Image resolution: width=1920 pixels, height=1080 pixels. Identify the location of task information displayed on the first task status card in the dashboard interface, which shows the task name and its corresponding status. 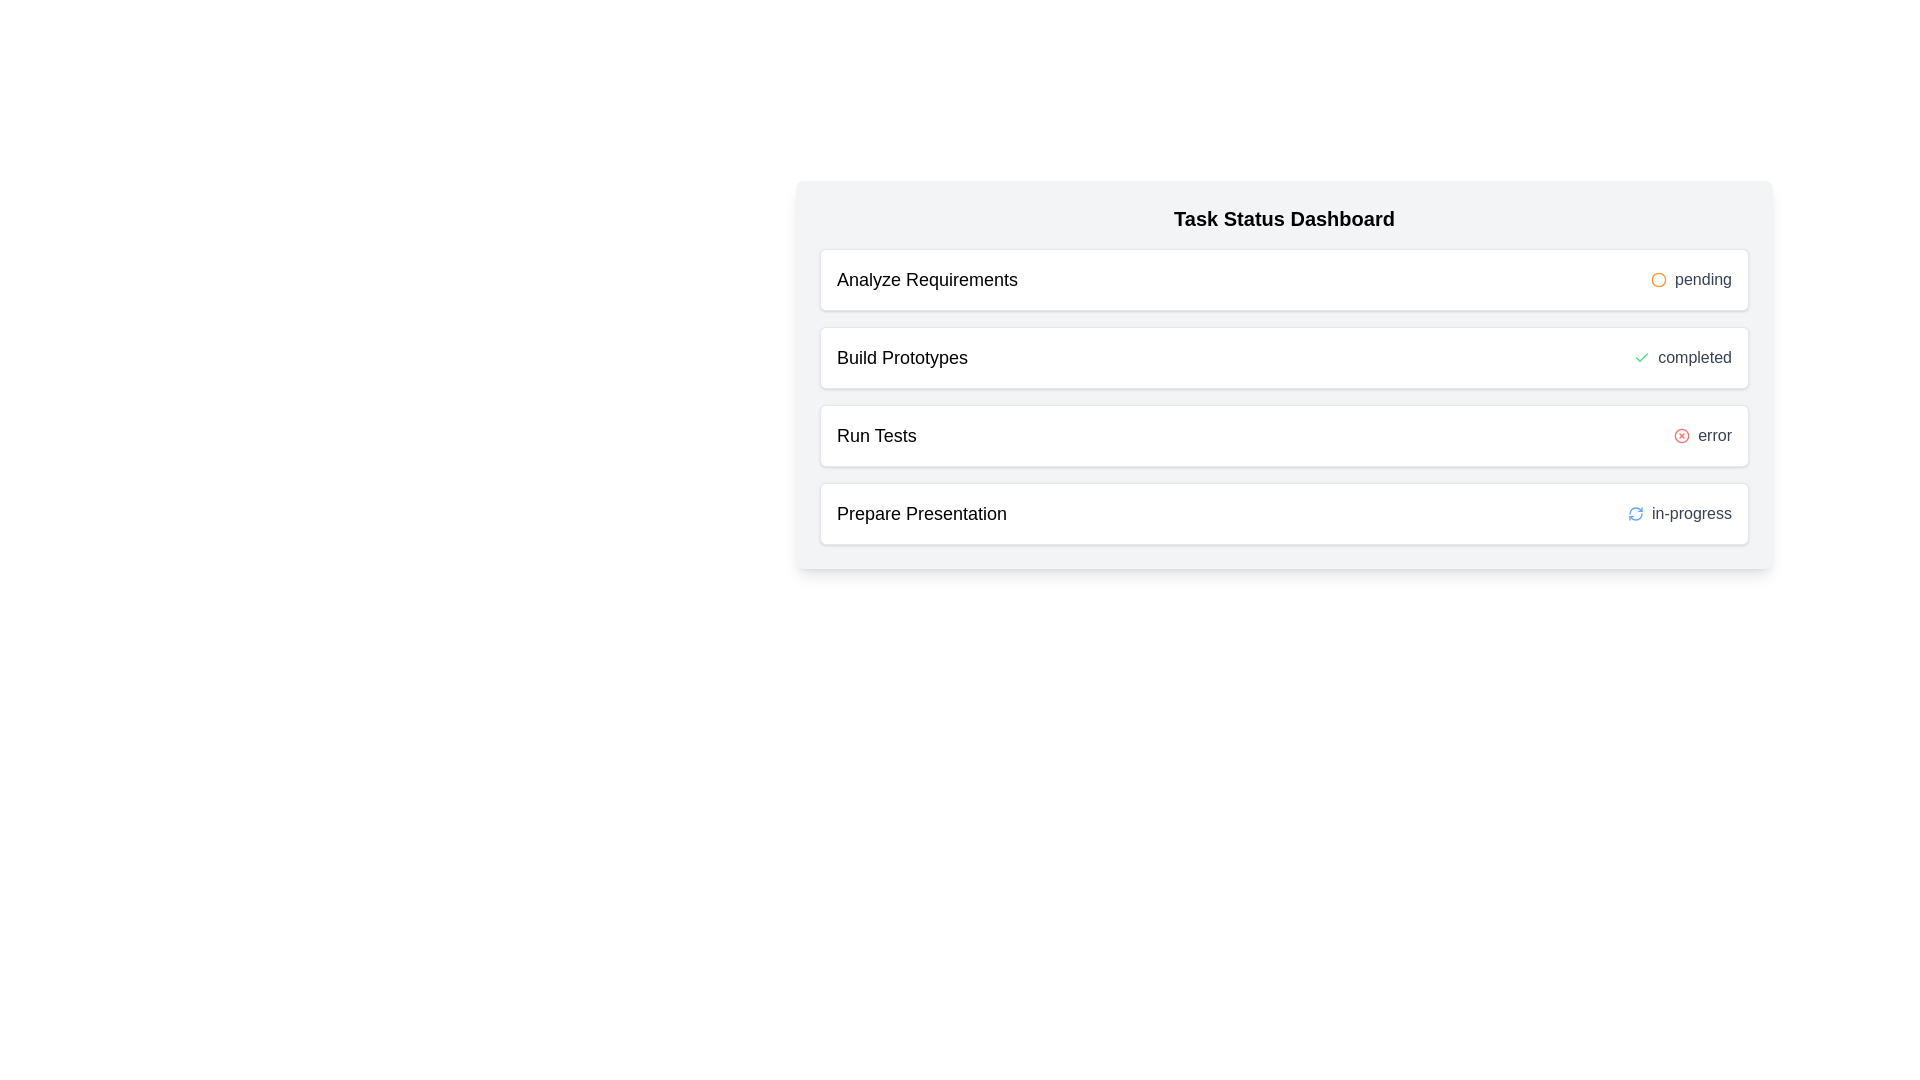
(1284, 280).